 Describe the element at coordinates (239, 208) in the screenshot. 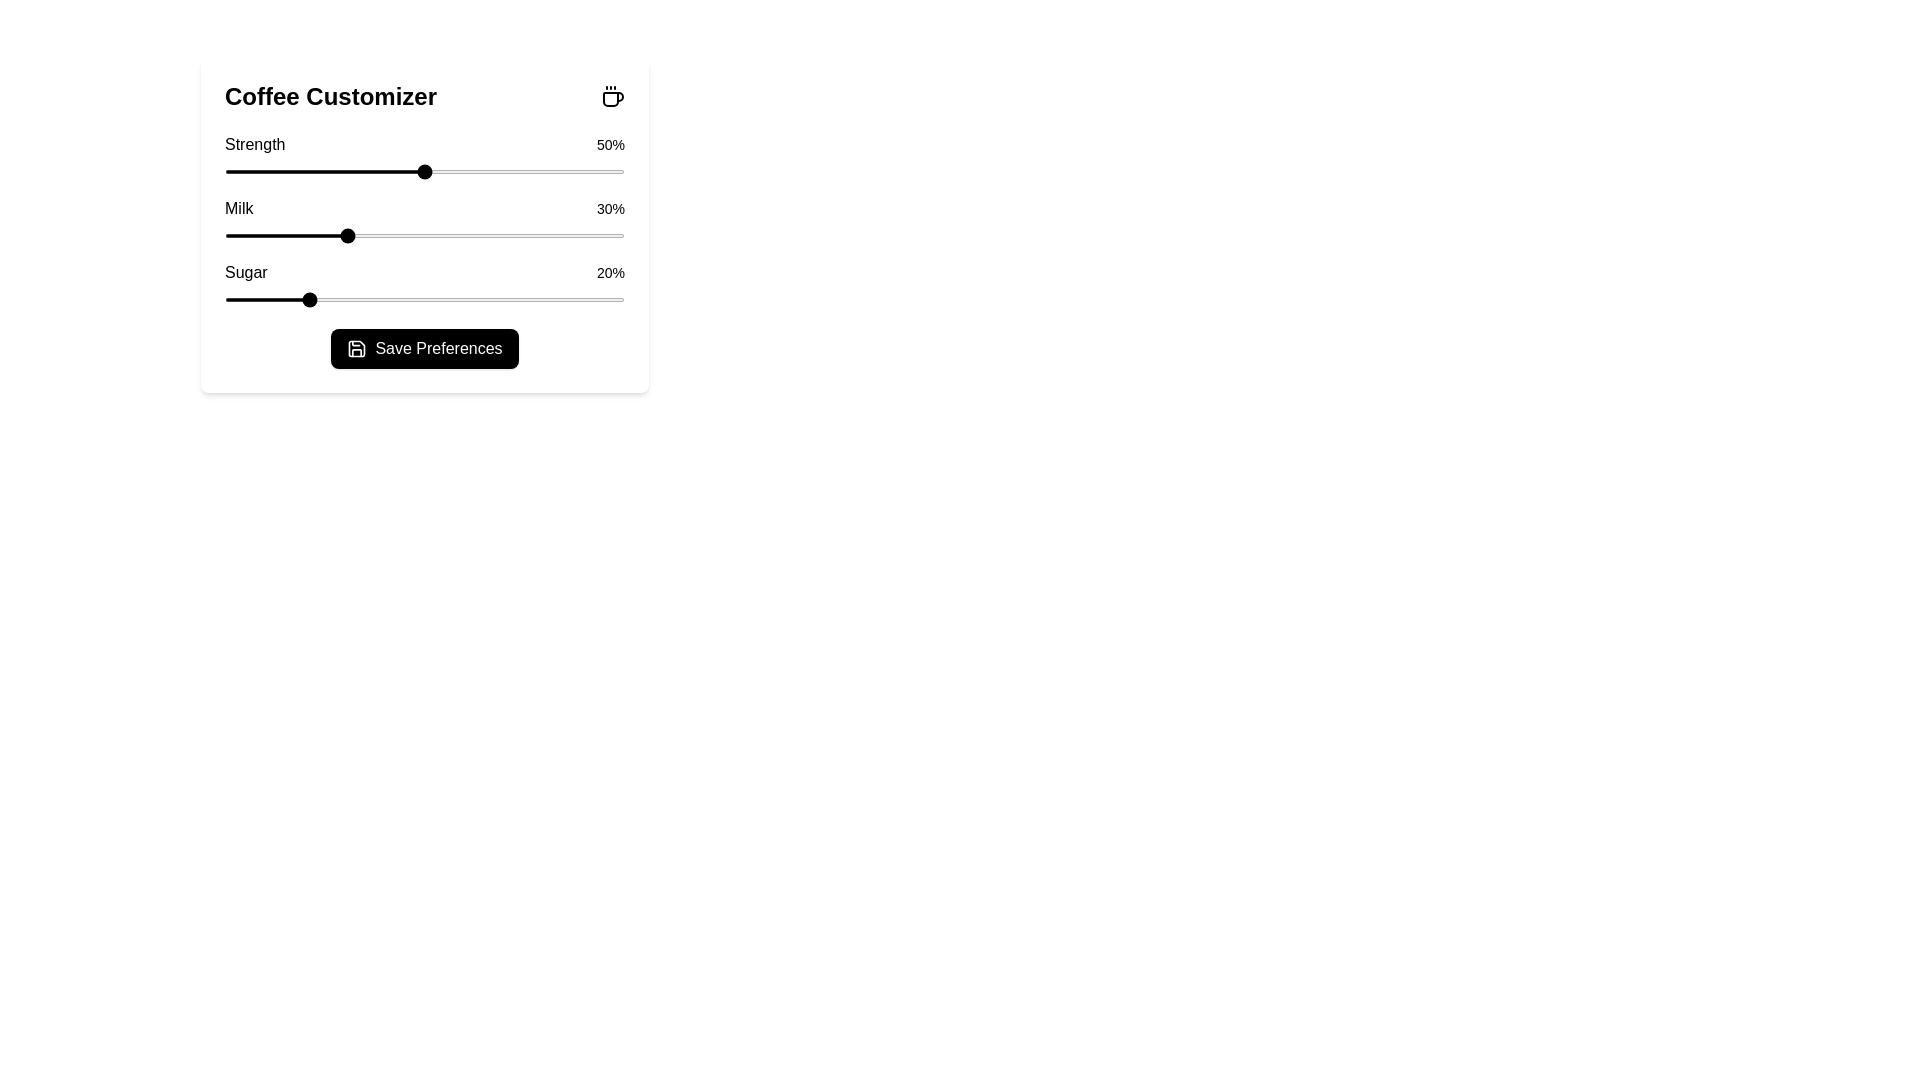

I see `the 'Milk' text label, which is displayed in a medium-weight black font, positioned to the left of the percentage value '30%' and above an interactive slider in the 'Coffee Customizer' card interface` at that location.